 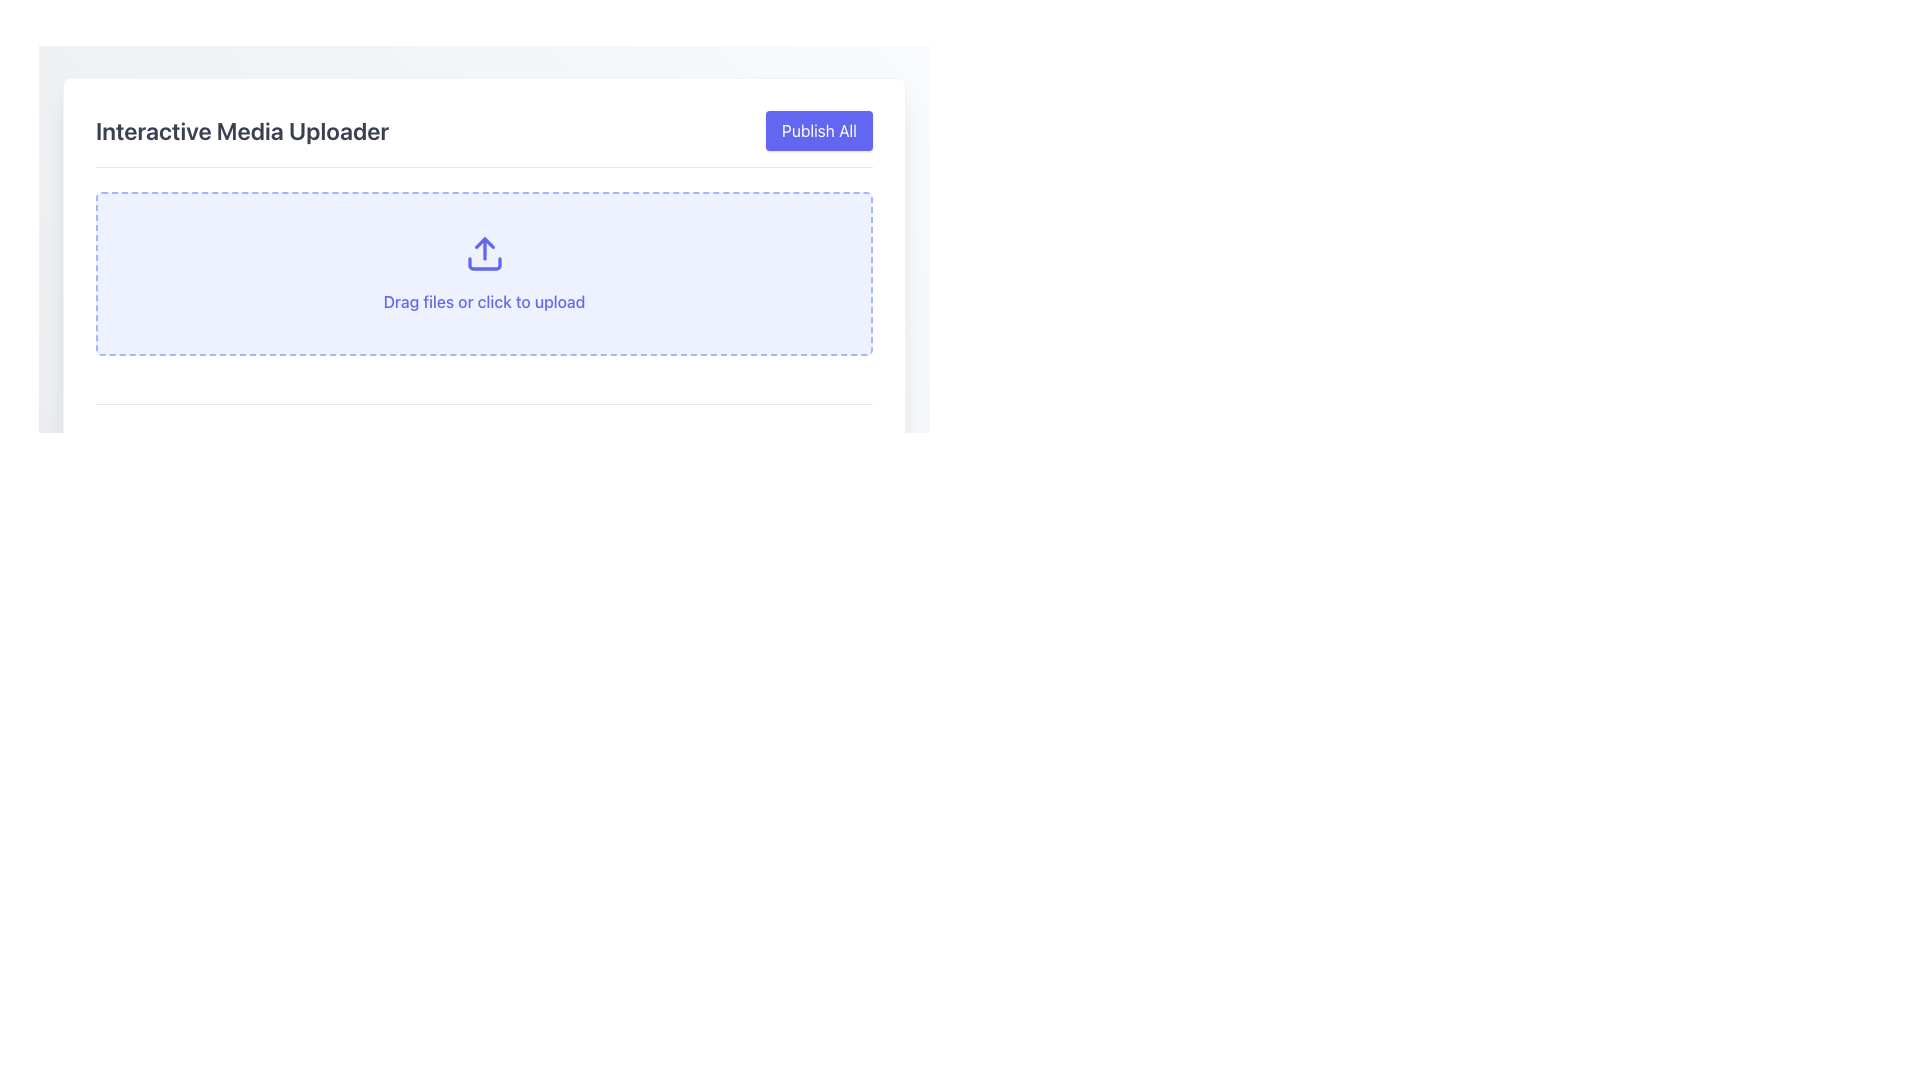 What do you see at coordinates (484, 262) in the screenshot?
I see `the decorative base of the upload-themed icon located at the center of the upload area, which visually supports the arrow above it` at bounding box center [484, 262].